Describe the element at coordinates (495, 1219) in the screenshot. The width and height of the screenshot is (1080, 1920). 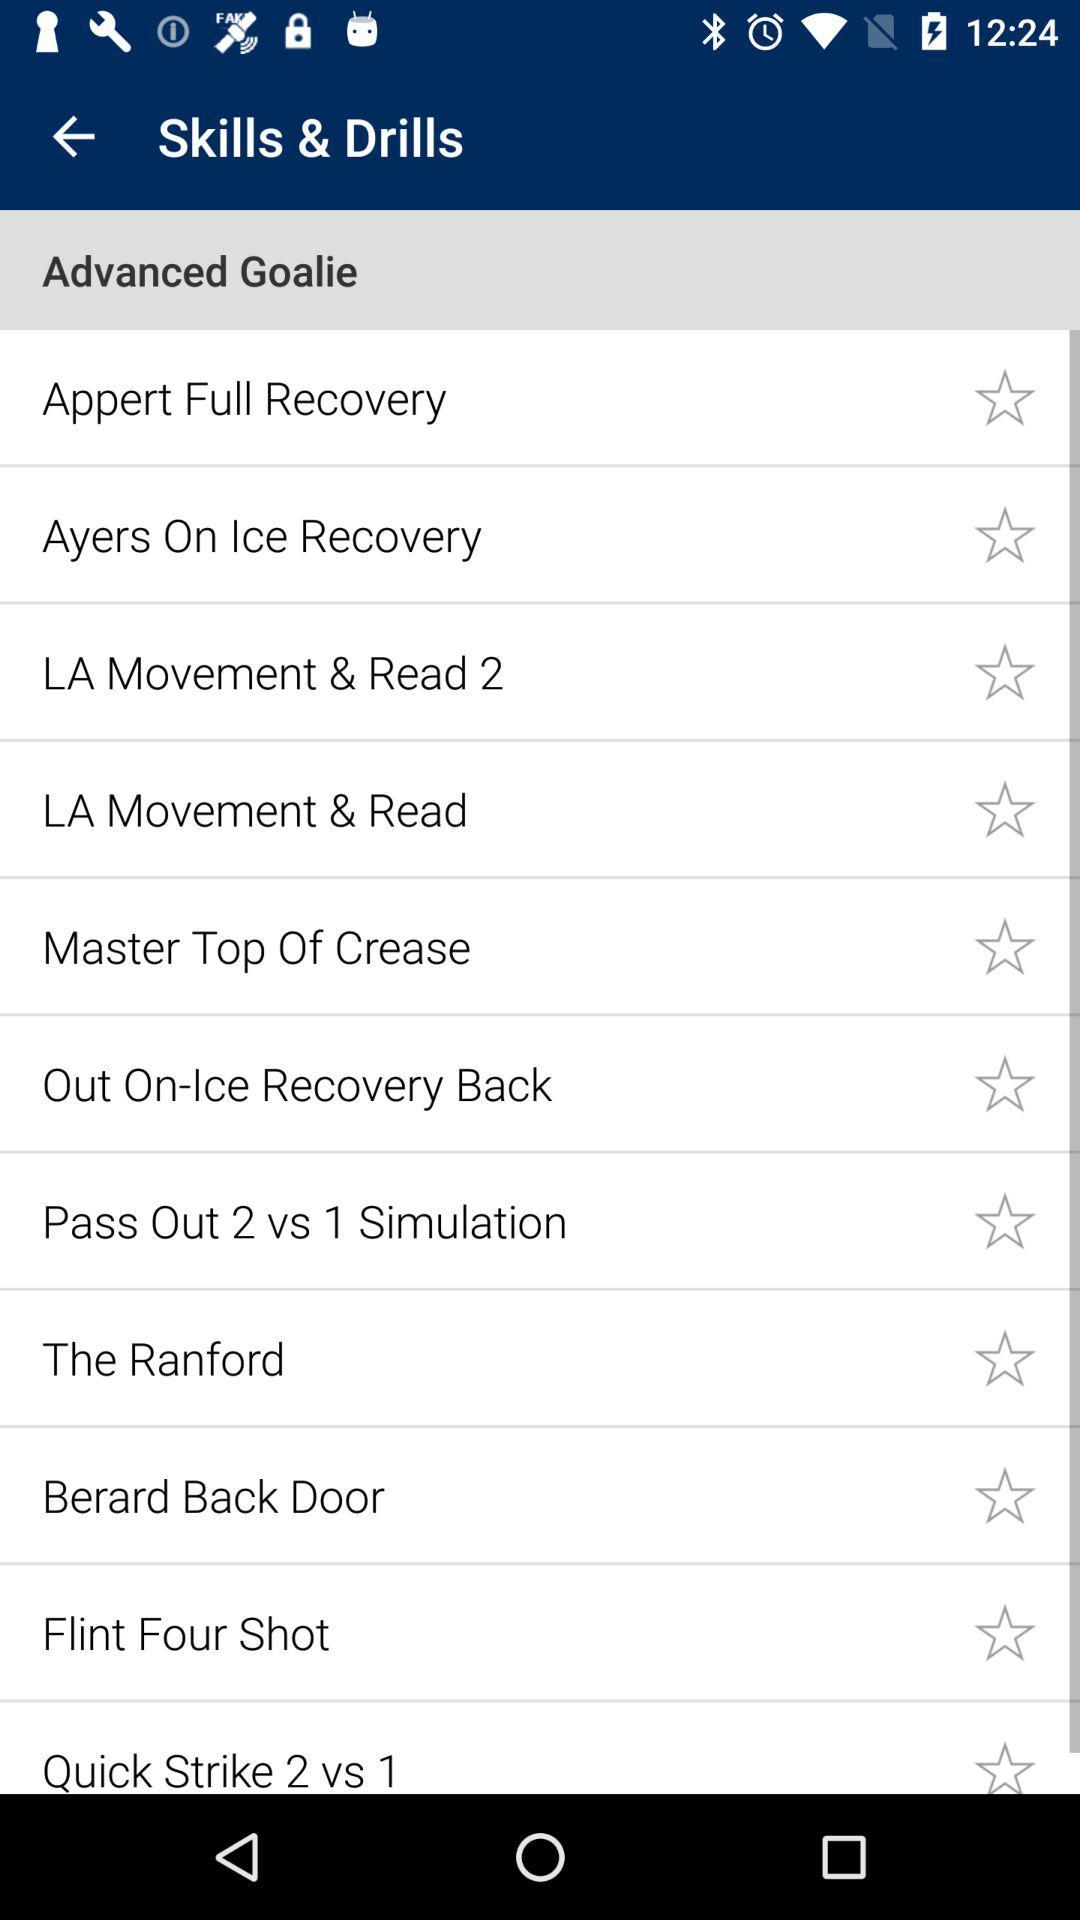
I see `icon above the ranford` at that location.